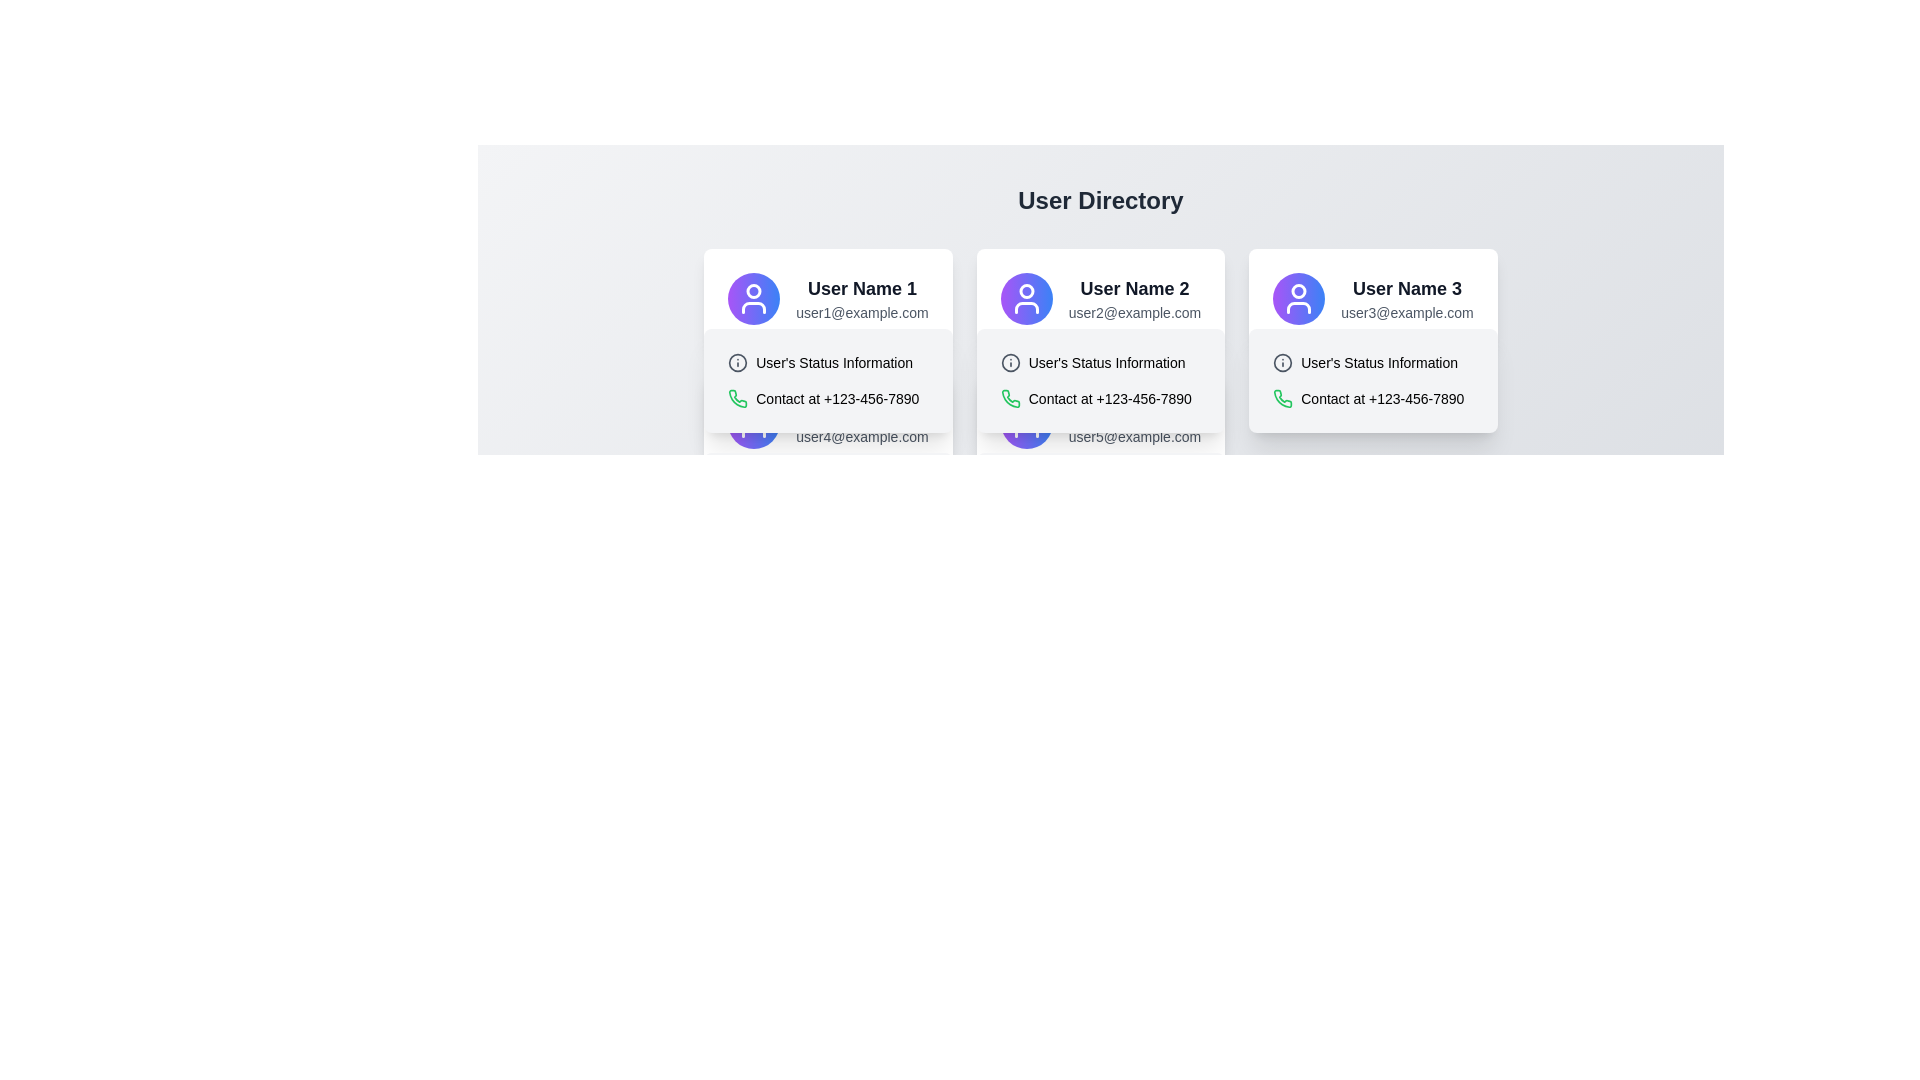 The height and width of the screenshot is (1080, 1920). What do you see at coordinates (828, 362) in the screenshot?
I see `the Label with icon that displays 'User's Status Information', featuring a circular gray icon with an 'i' inside, located in the upper half of the card structure` at bounding box center [828, 362].